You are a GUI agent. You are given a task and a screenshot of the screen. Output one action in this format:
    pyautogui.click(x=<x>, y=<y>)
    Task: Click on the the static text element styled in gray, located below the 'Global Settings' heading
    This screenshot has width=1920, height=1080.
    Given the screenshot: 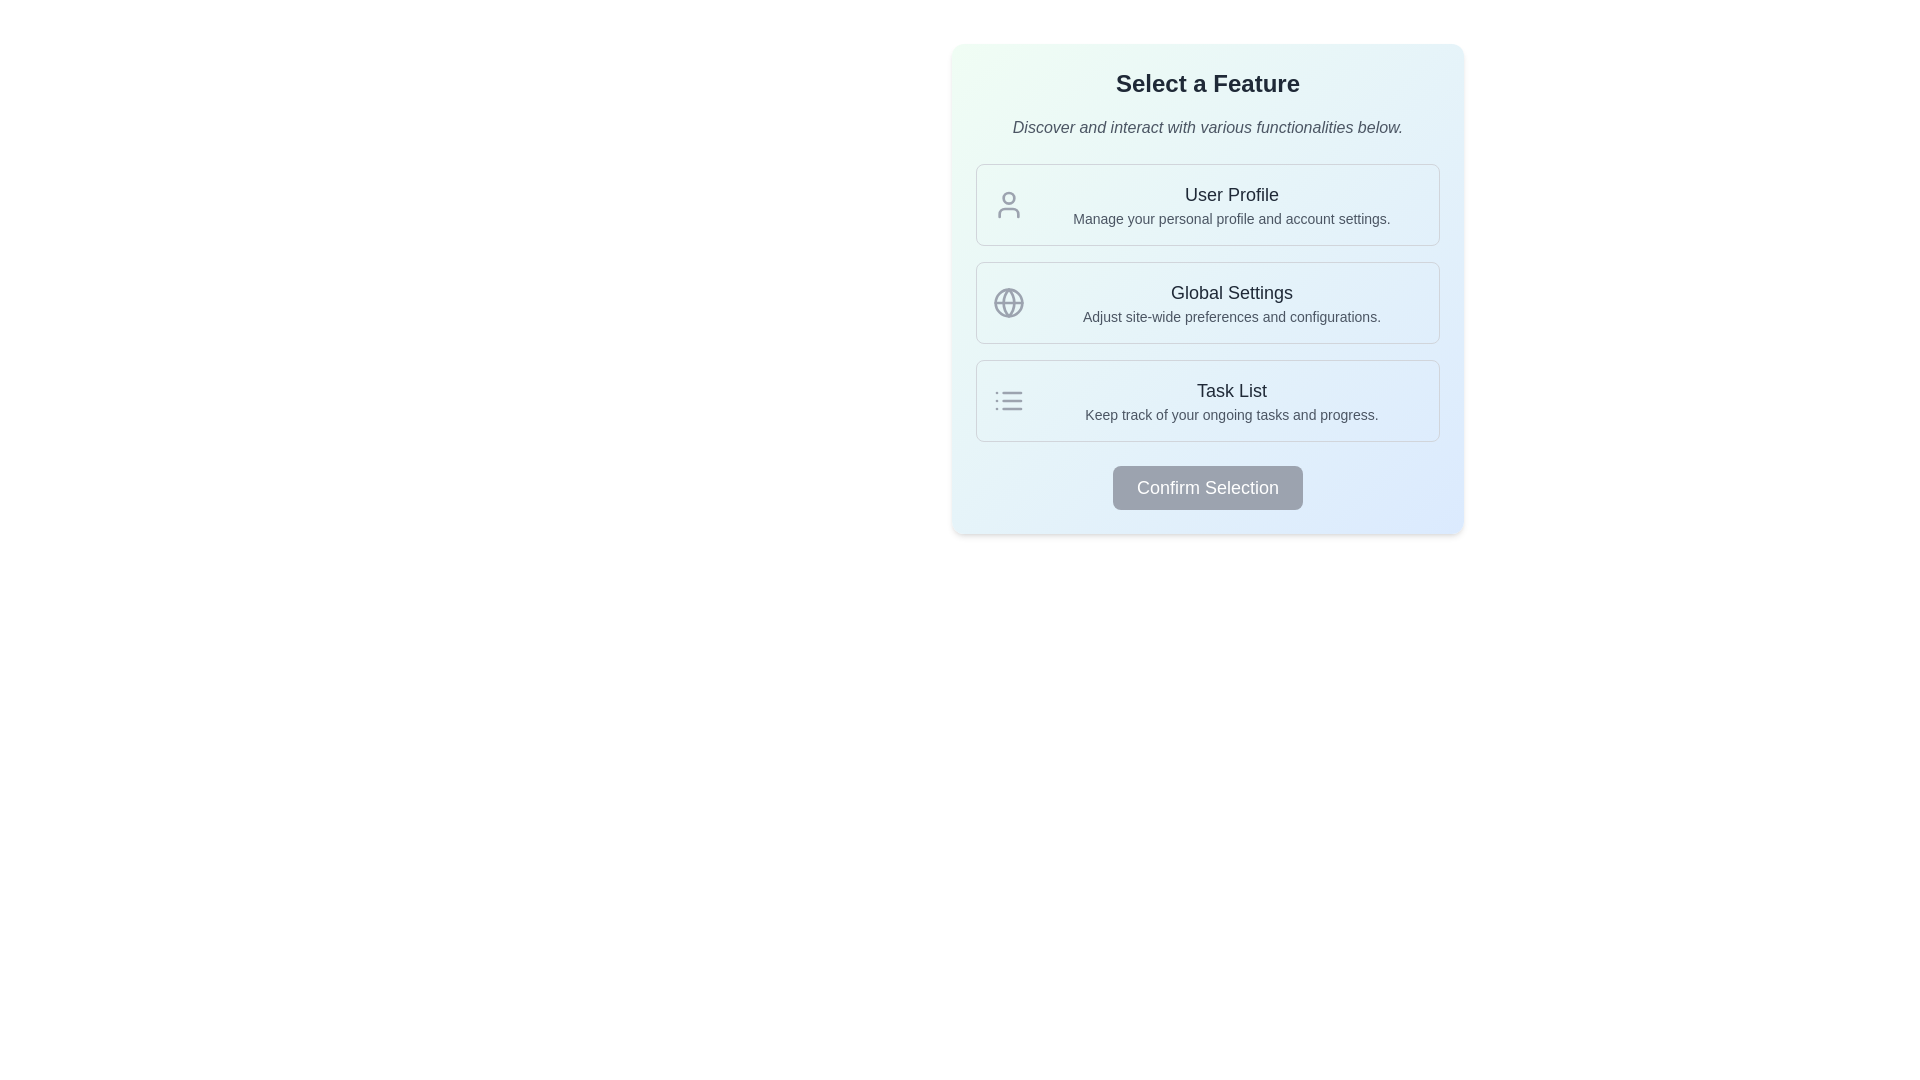 What is the action you would take?
    pyautogui.click(x=1231, y=315)
    